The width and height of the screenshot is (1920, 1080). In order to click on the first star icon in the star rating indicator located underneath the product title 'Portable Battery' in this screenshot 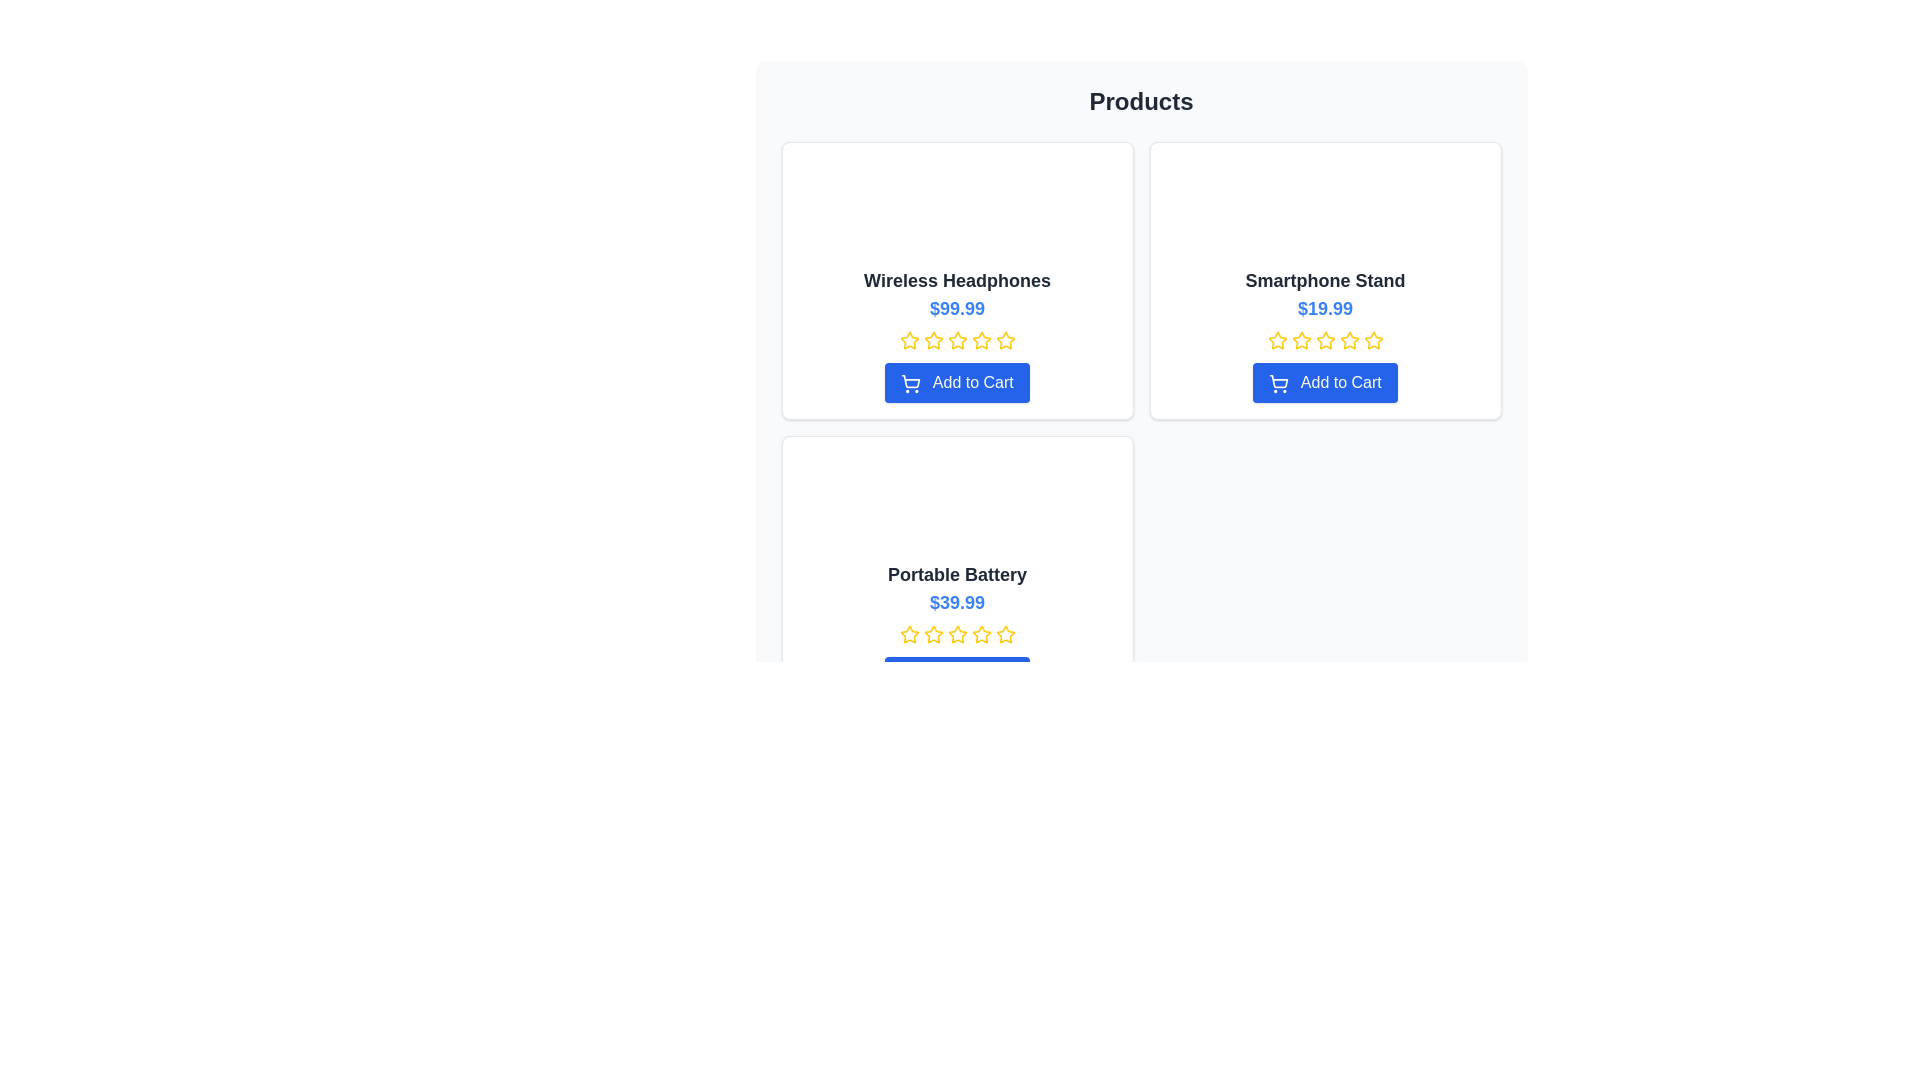, I will do `click(908, 635)`.